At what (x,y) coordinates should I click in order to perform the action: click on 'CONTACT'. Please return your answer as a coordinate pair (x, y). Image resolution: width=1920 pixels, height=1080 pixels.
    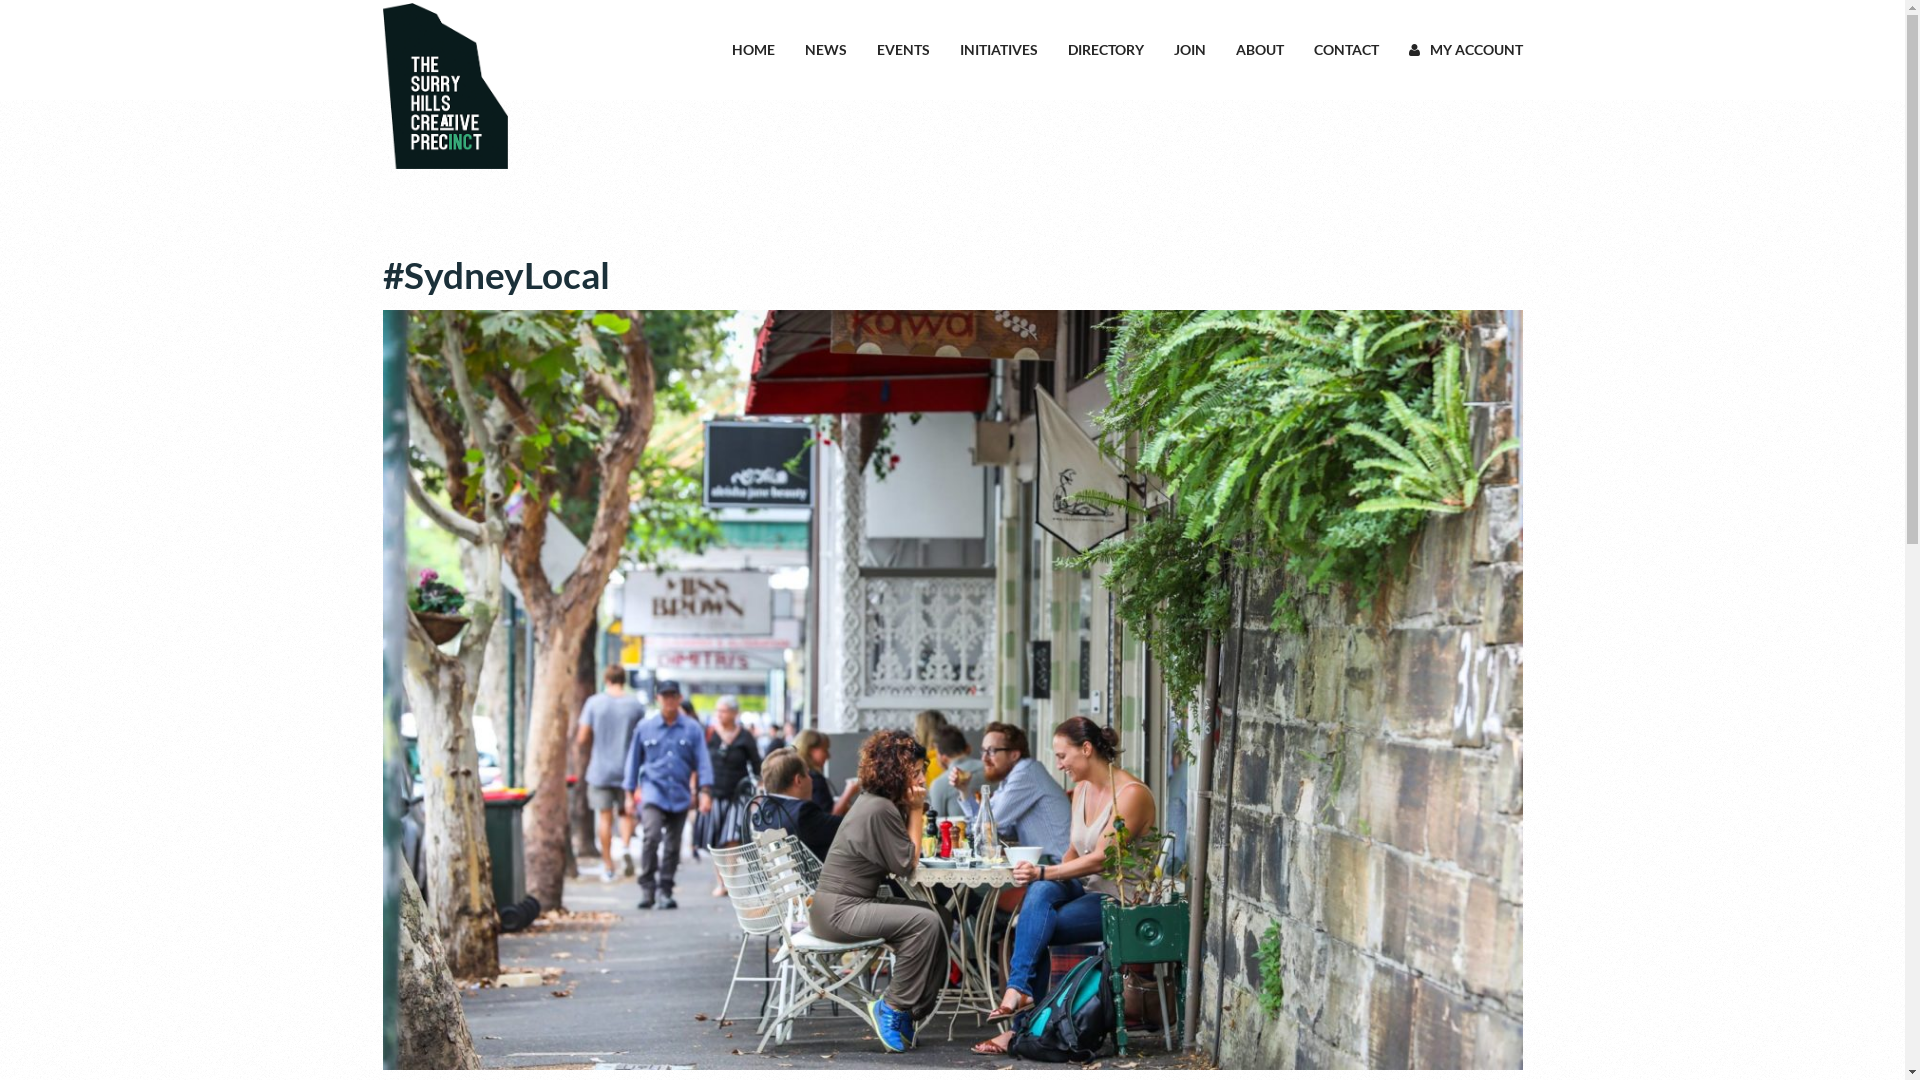
    Looking at the image, I should click on (1346, 49).